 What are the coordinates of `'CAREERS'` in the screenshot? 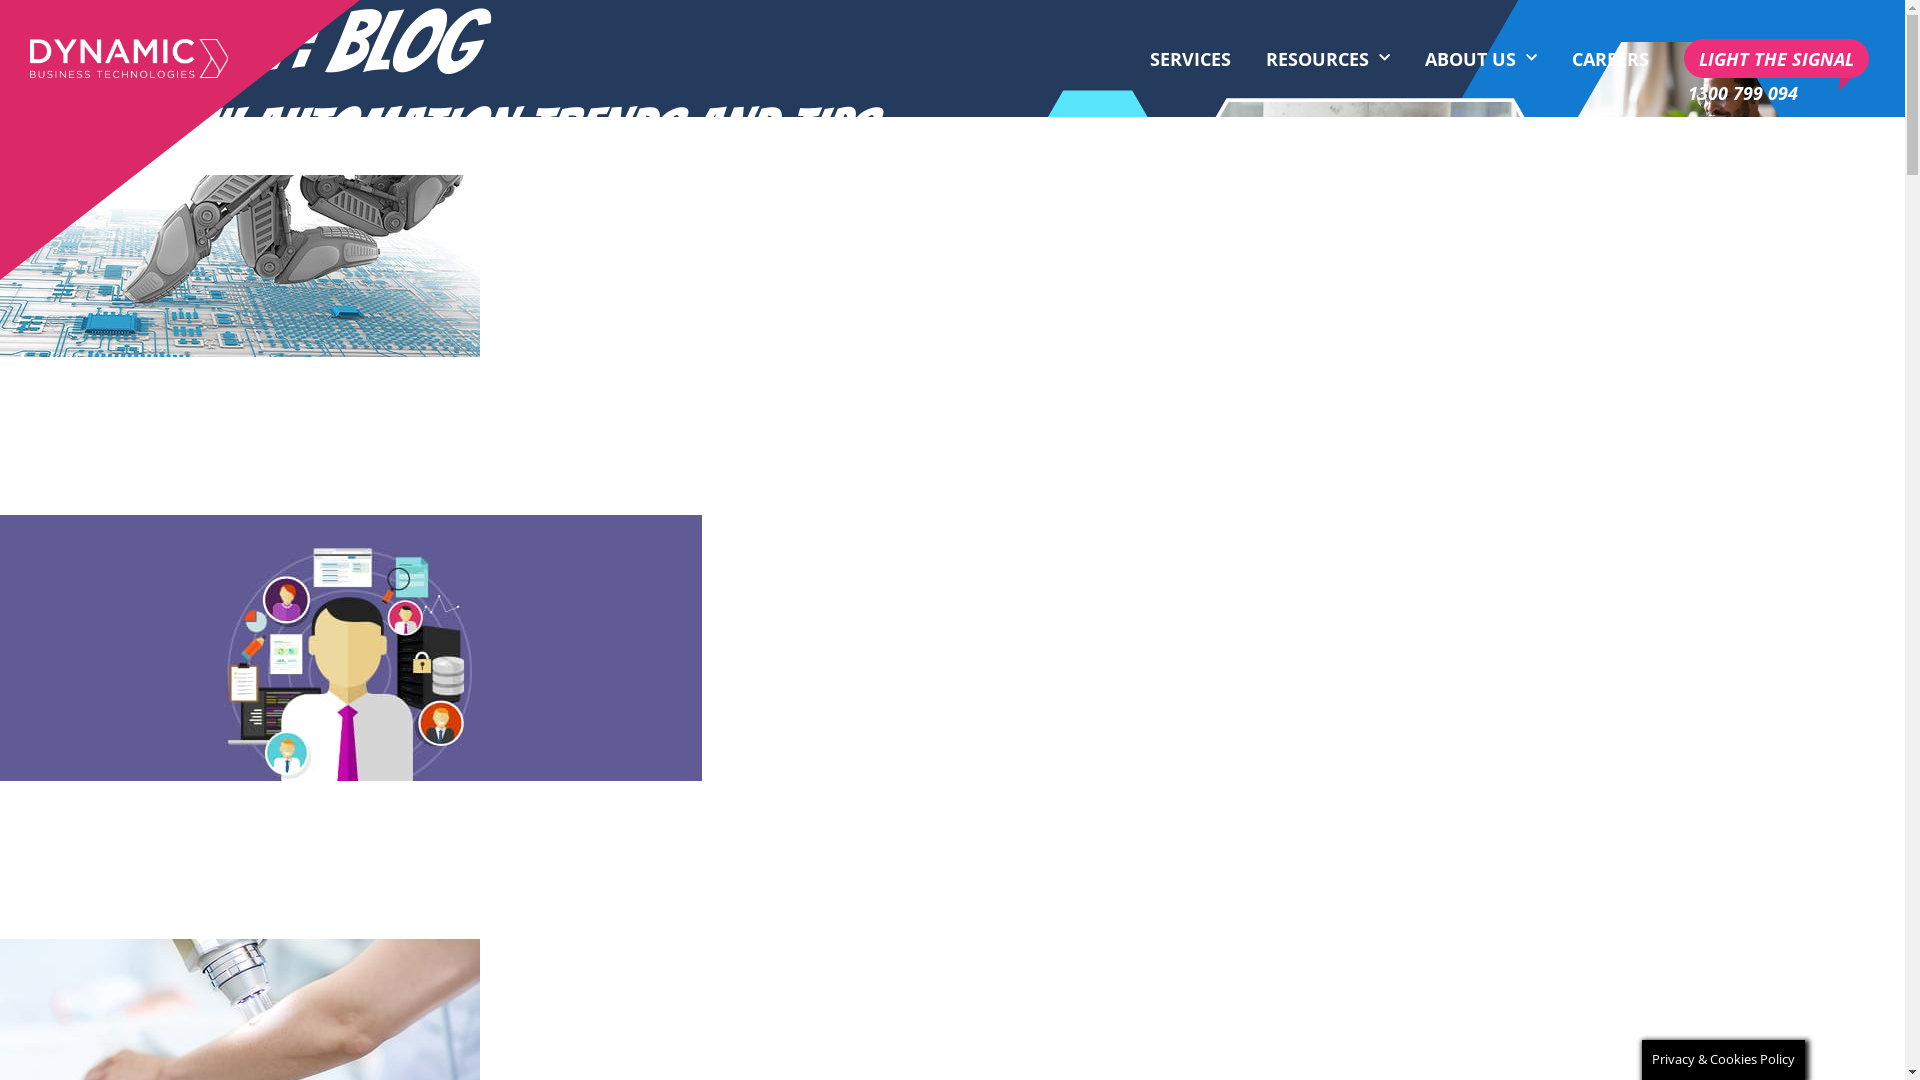 It's located at (1610, 57).